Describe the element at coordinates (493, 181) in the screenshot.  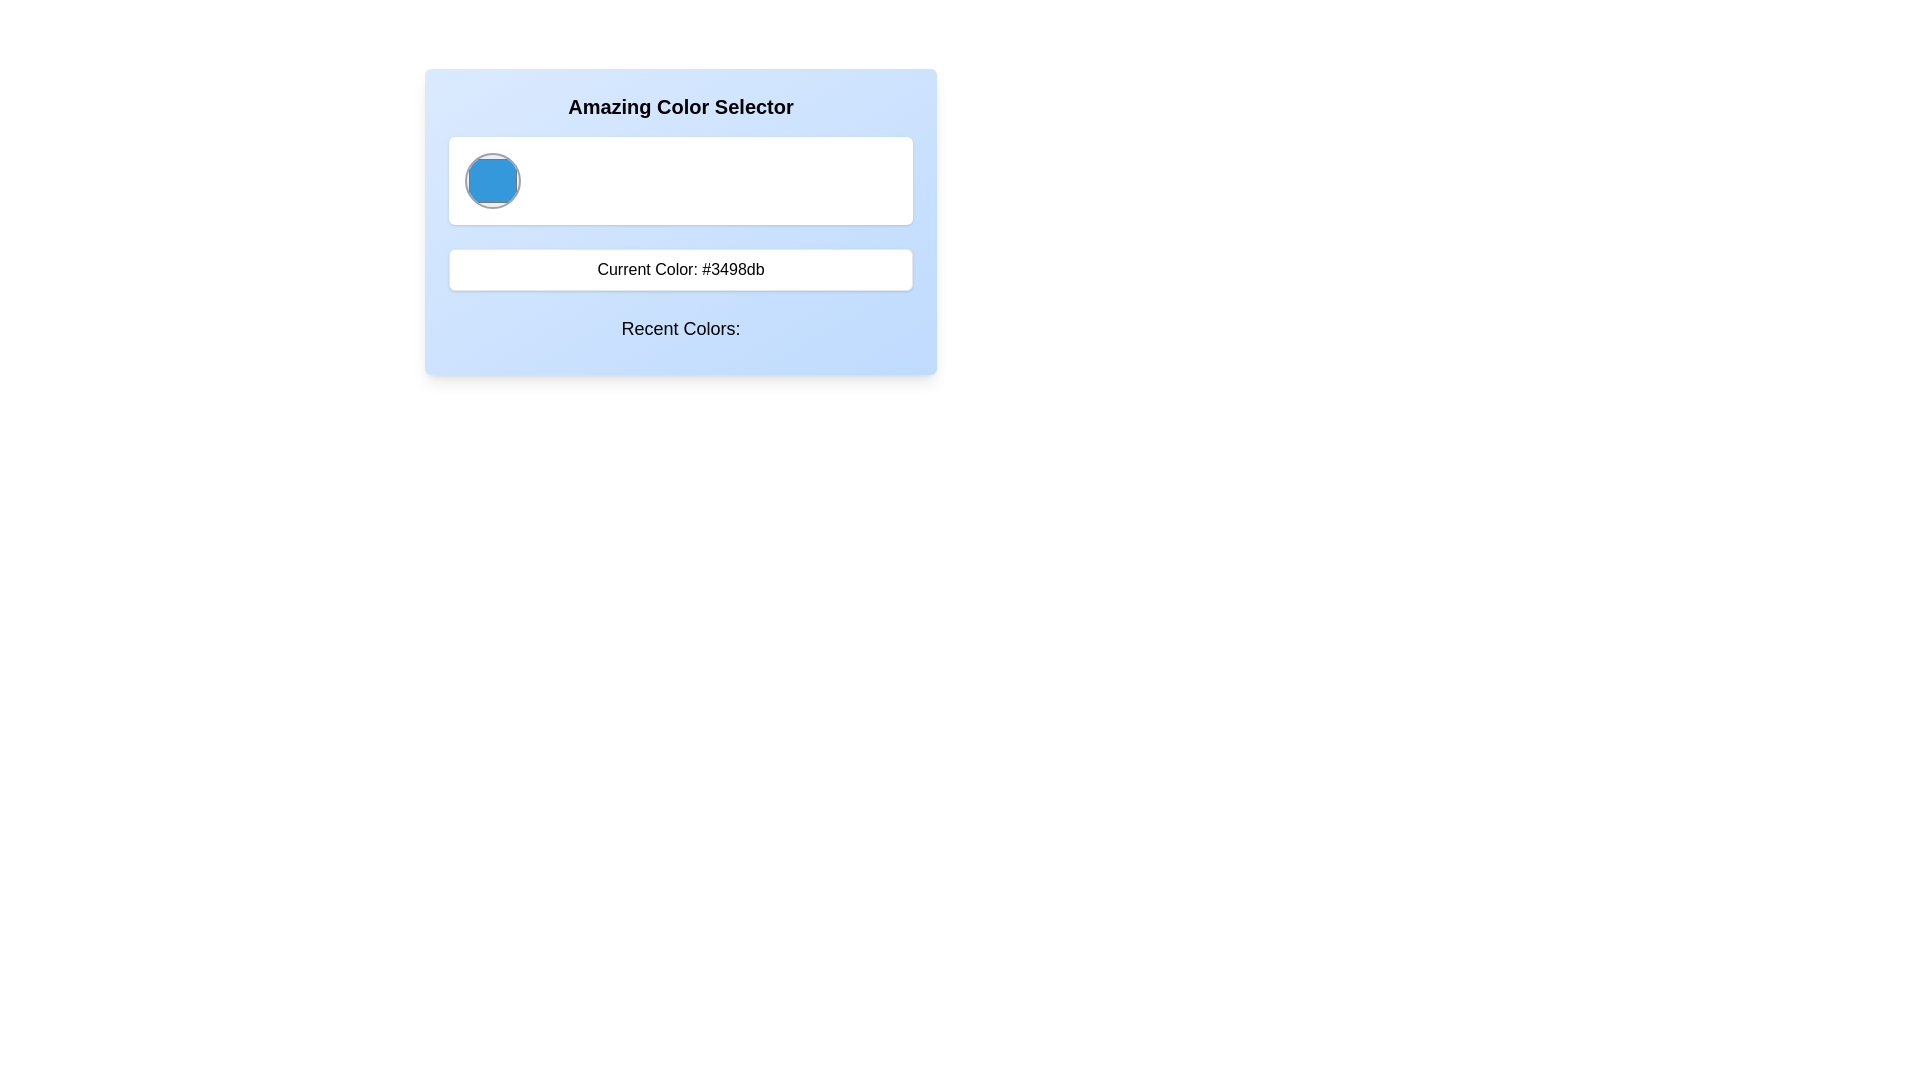
I see `the interactive circular color picker with a light blue fill and thin gray border` at that location.